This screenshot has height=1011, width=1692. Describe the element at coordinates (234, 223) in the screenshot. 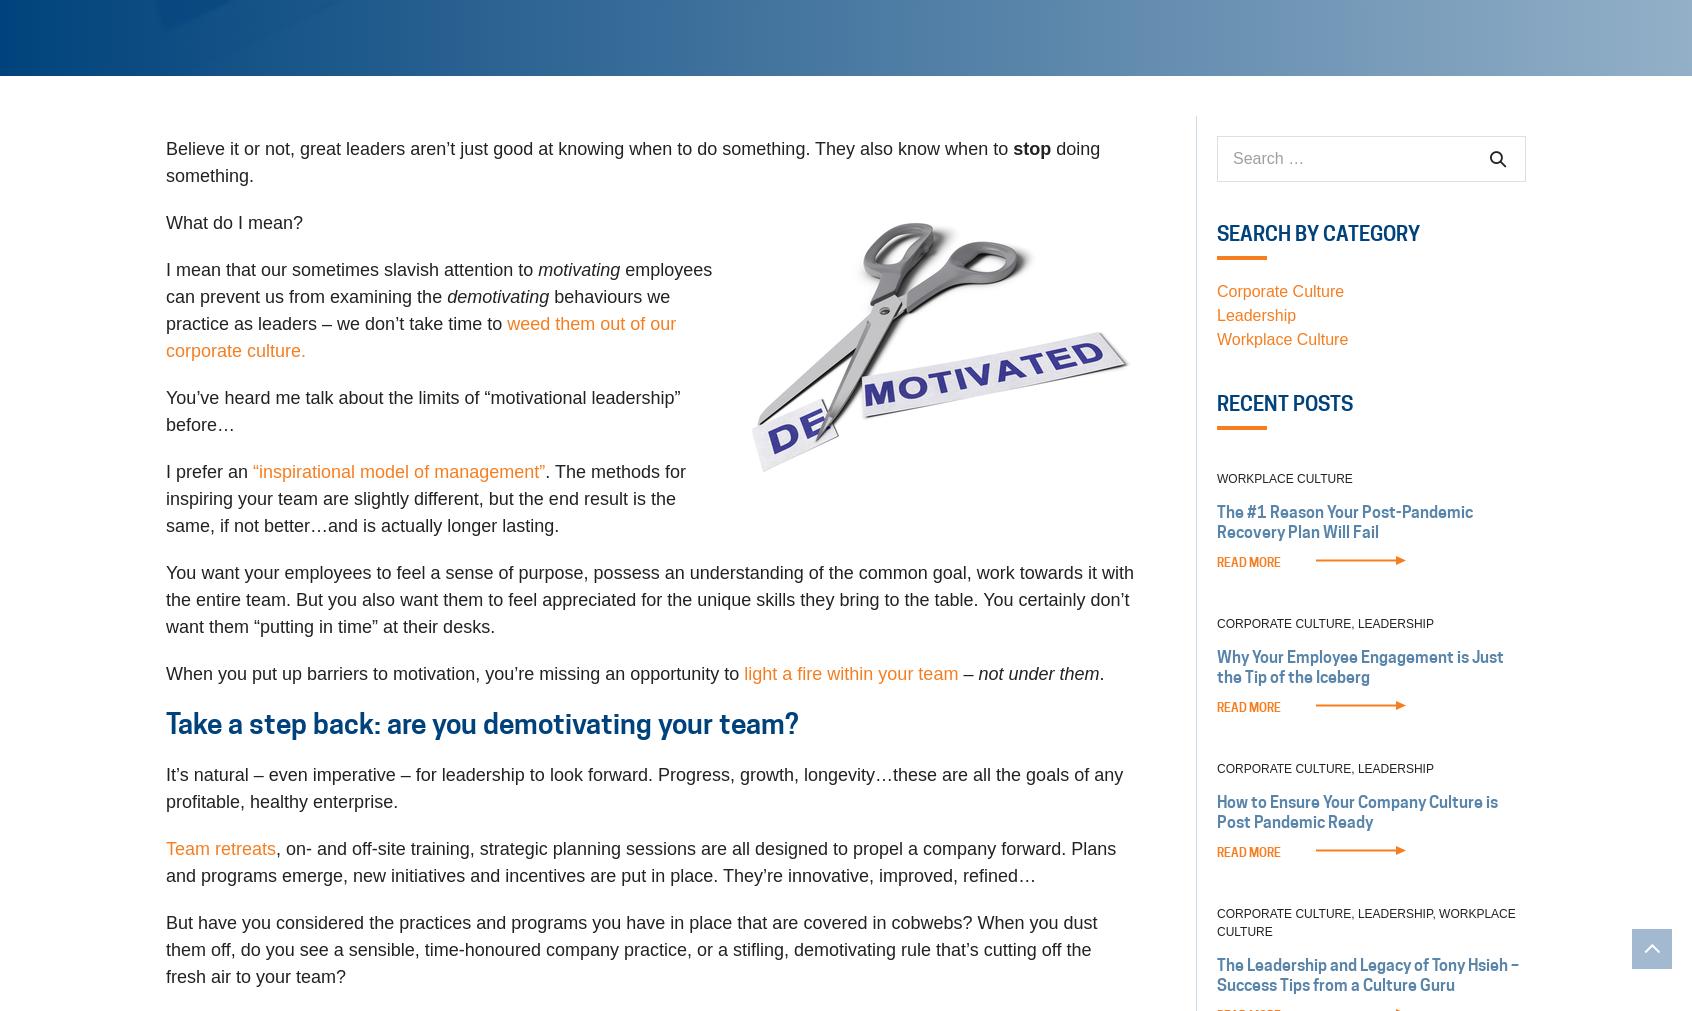

I see `'What do I mean?'` at that location.